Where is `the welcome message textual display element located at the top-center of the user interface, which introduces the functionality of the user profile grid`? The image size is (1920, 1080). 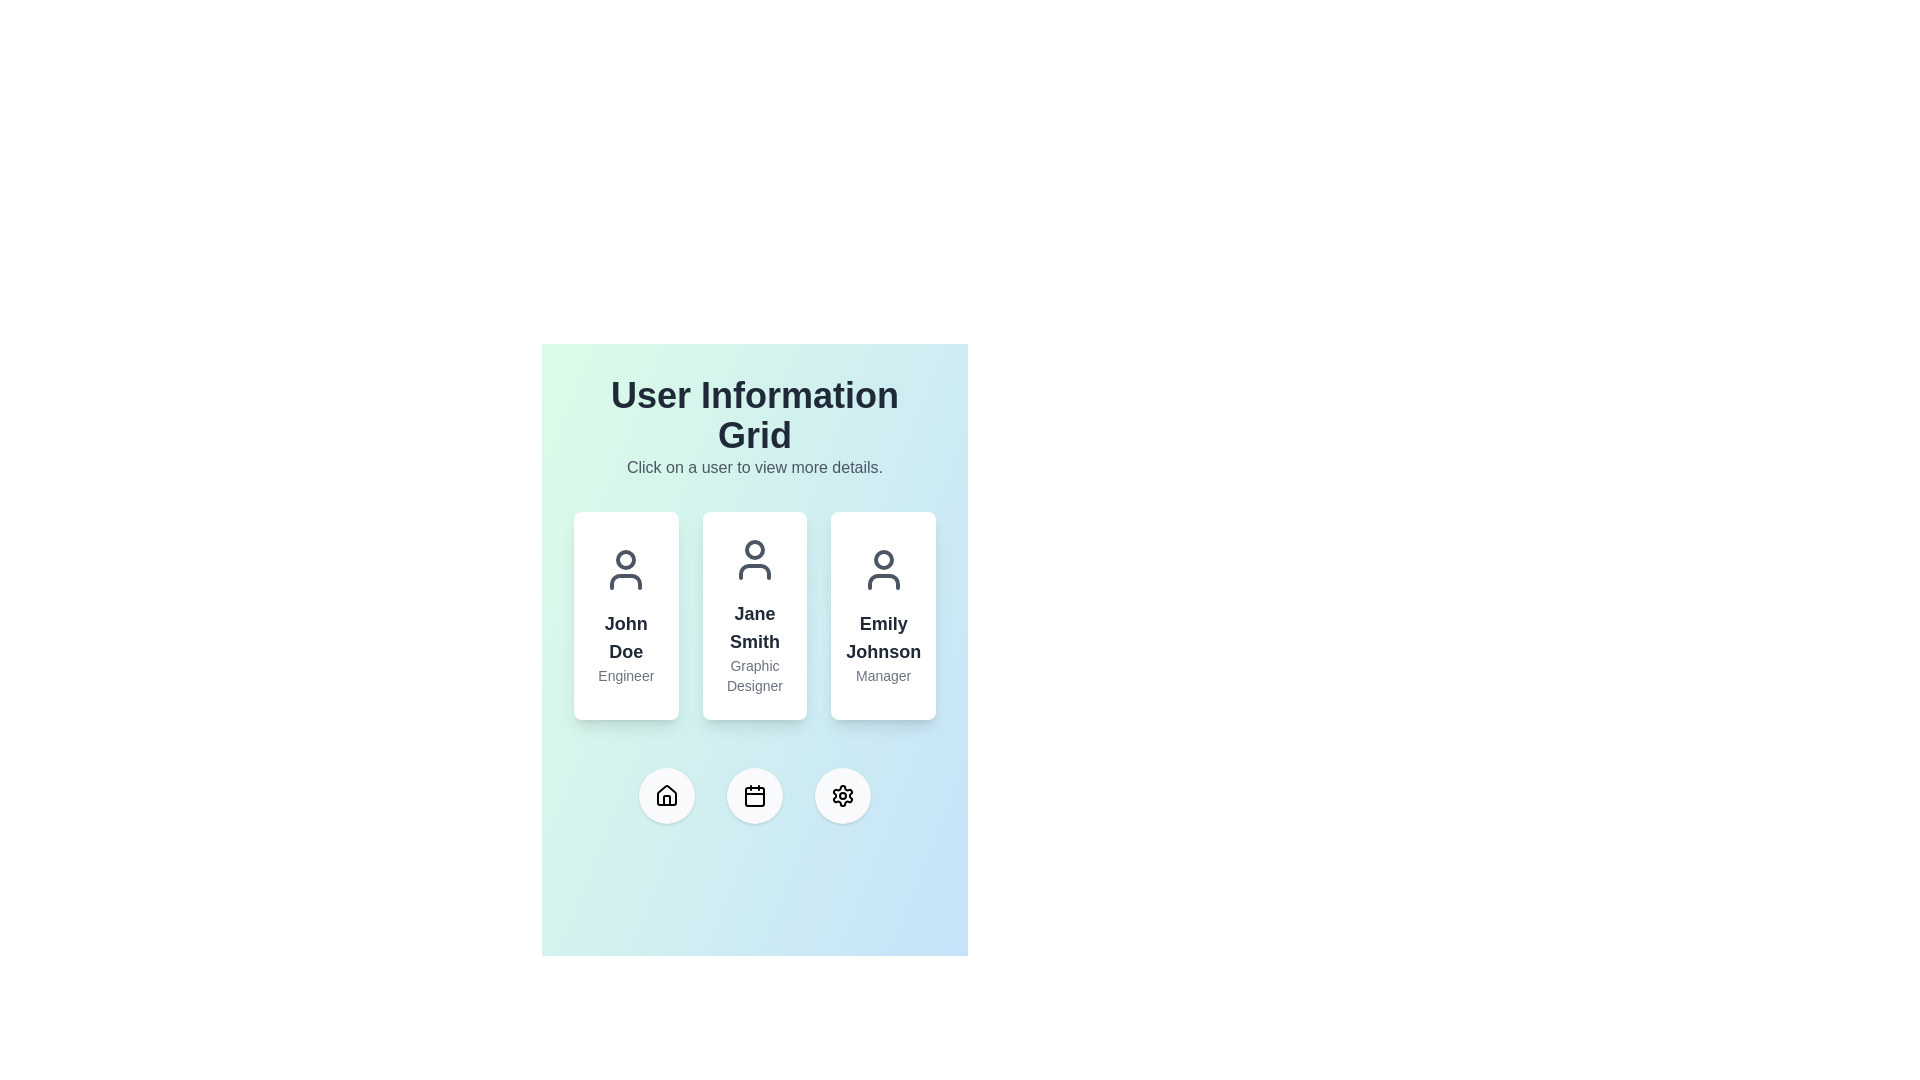
the welcome message textual display element located at the top-center of the user interface, which introduces the functionality of the user profile grid is located at coordinates (753, 427).